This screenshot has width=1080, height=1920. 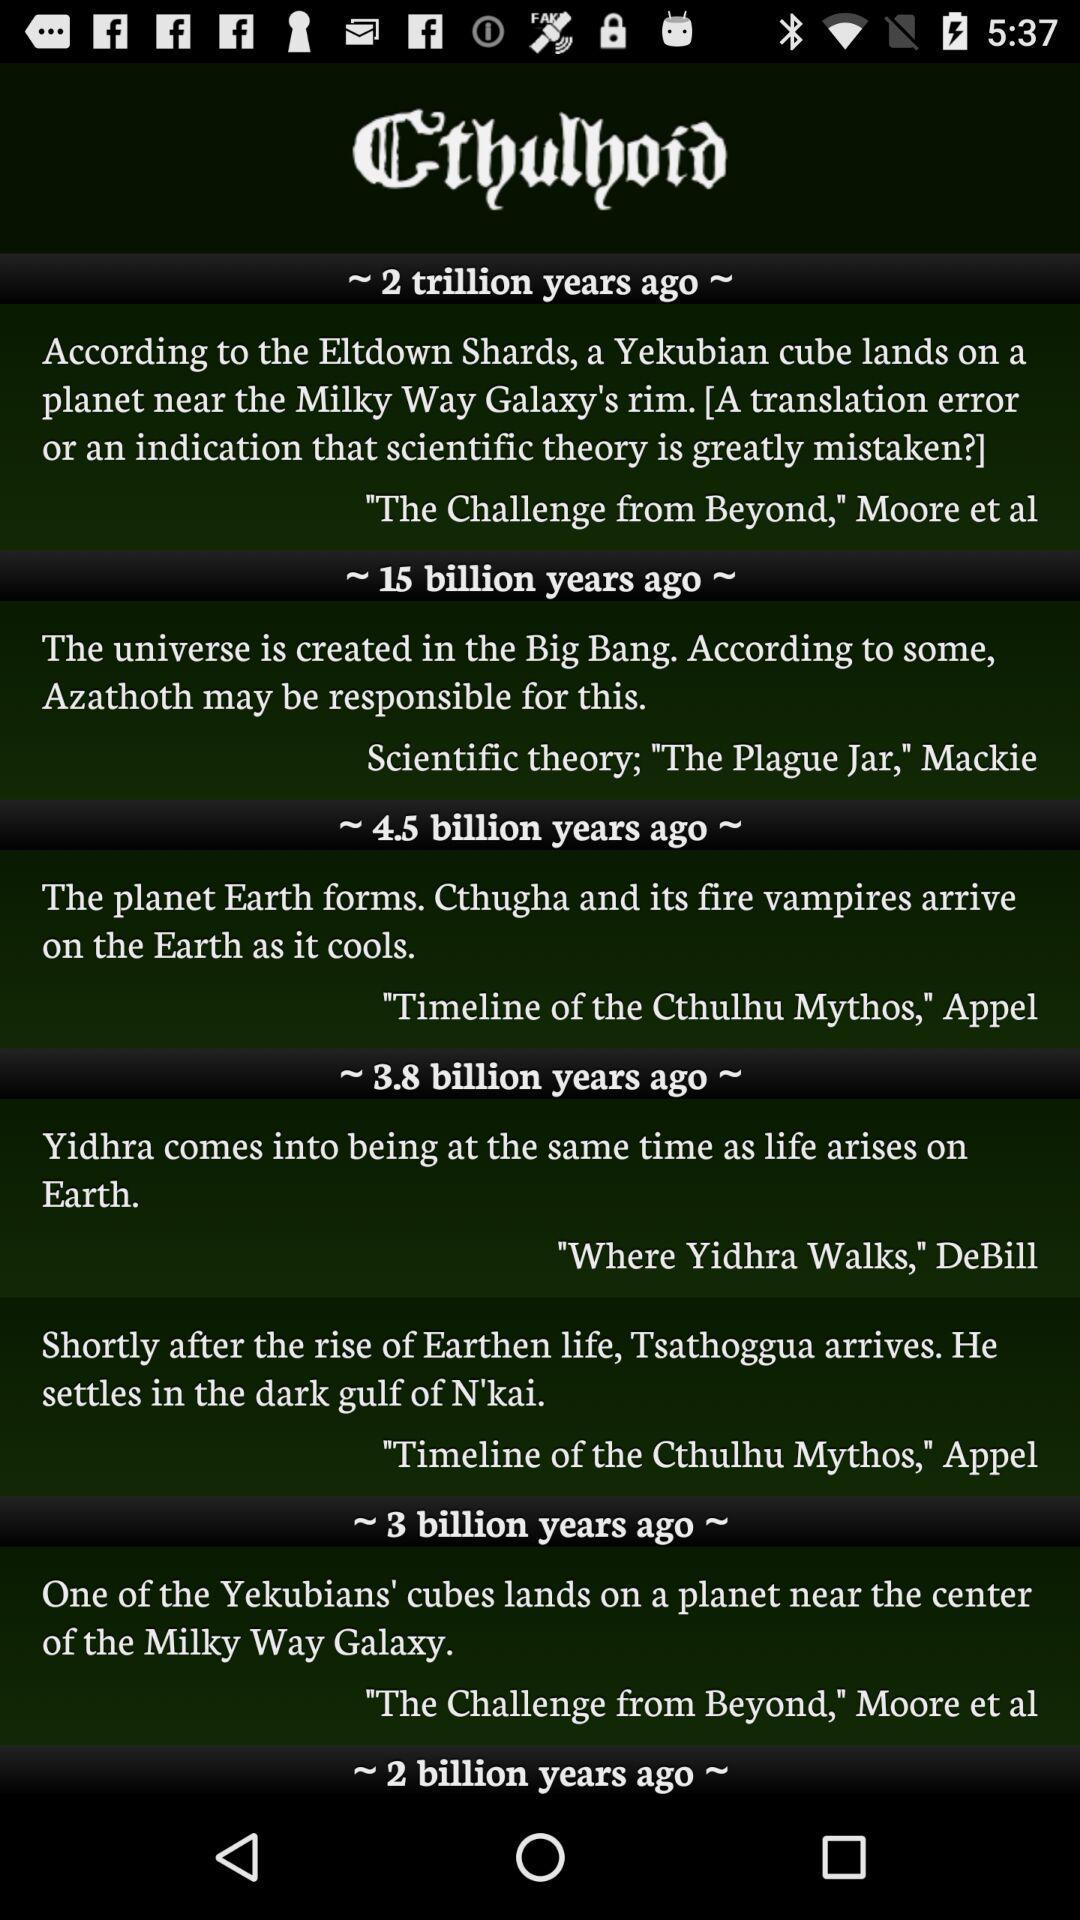 I want to click on the universe is, so click(x=540, y=669).